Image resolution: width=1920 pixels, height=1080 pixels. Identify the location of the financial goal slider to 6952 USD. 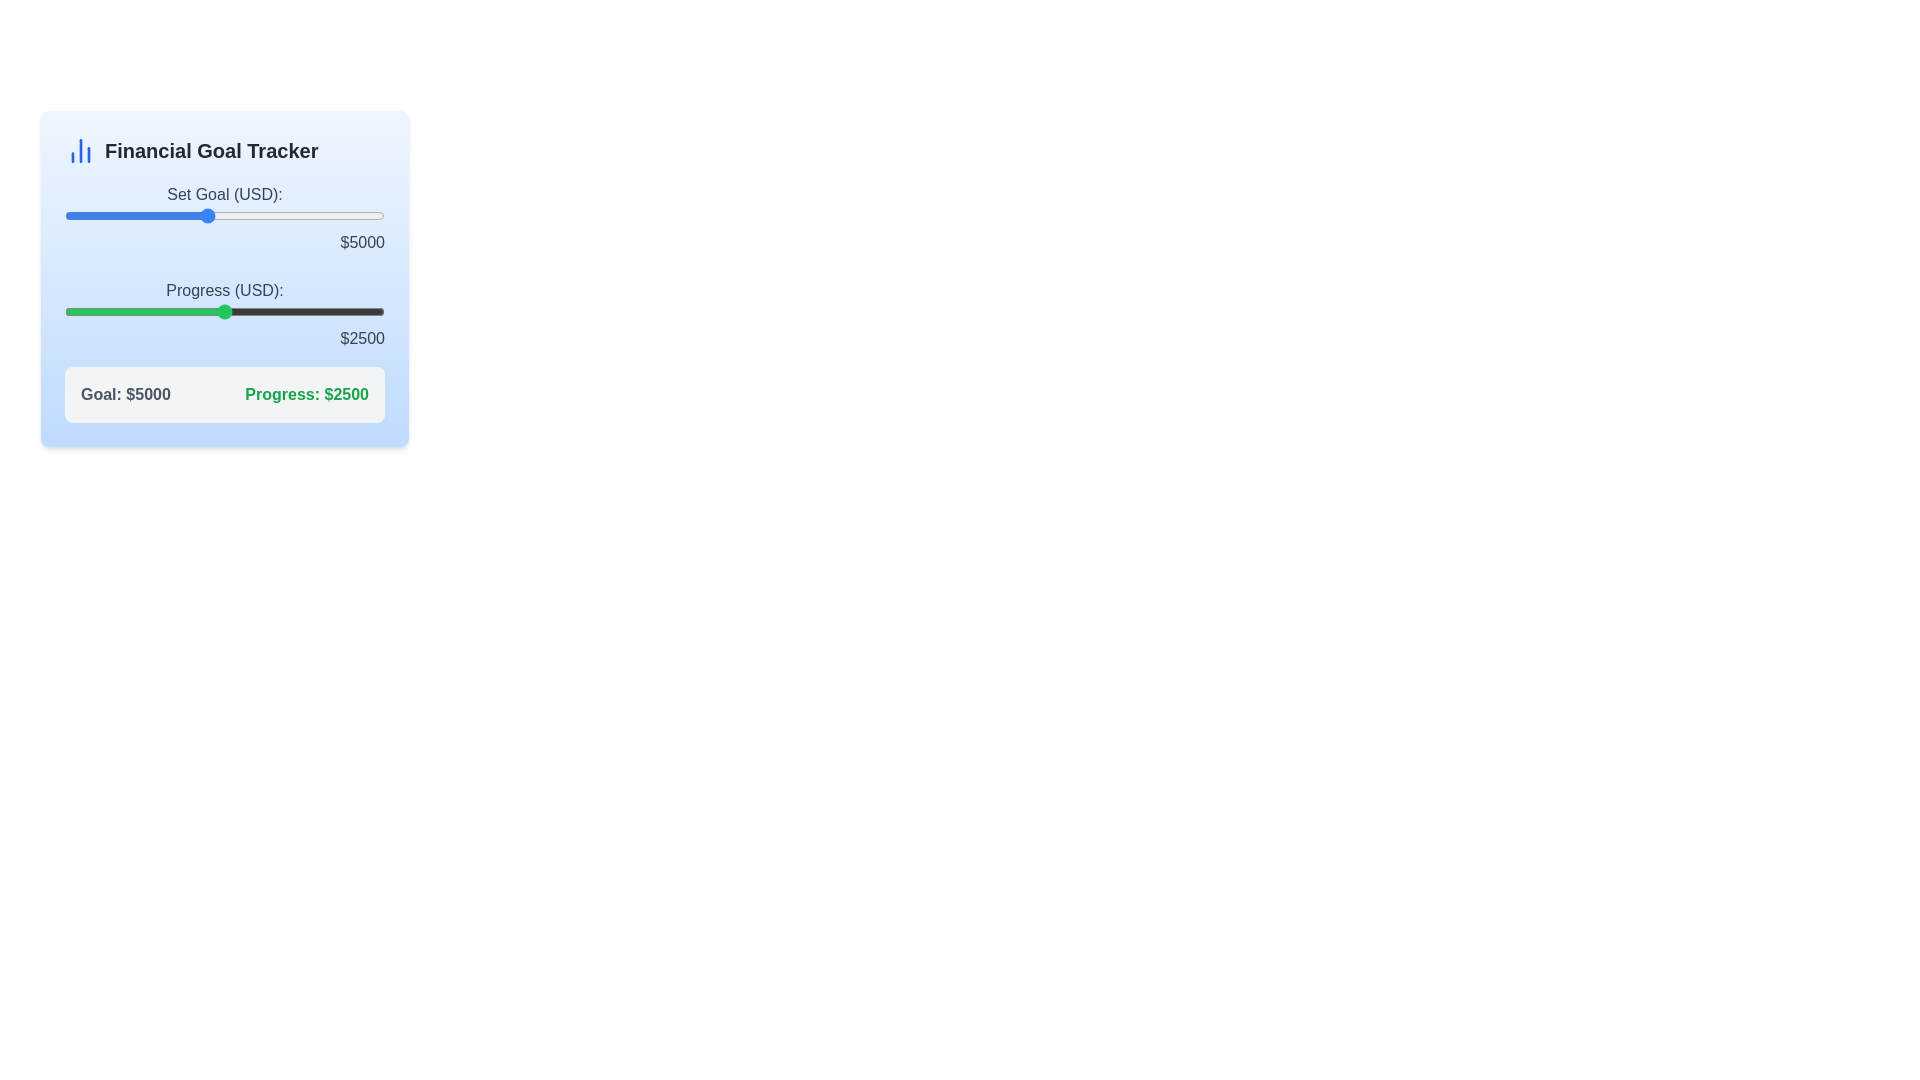
(275, 216).